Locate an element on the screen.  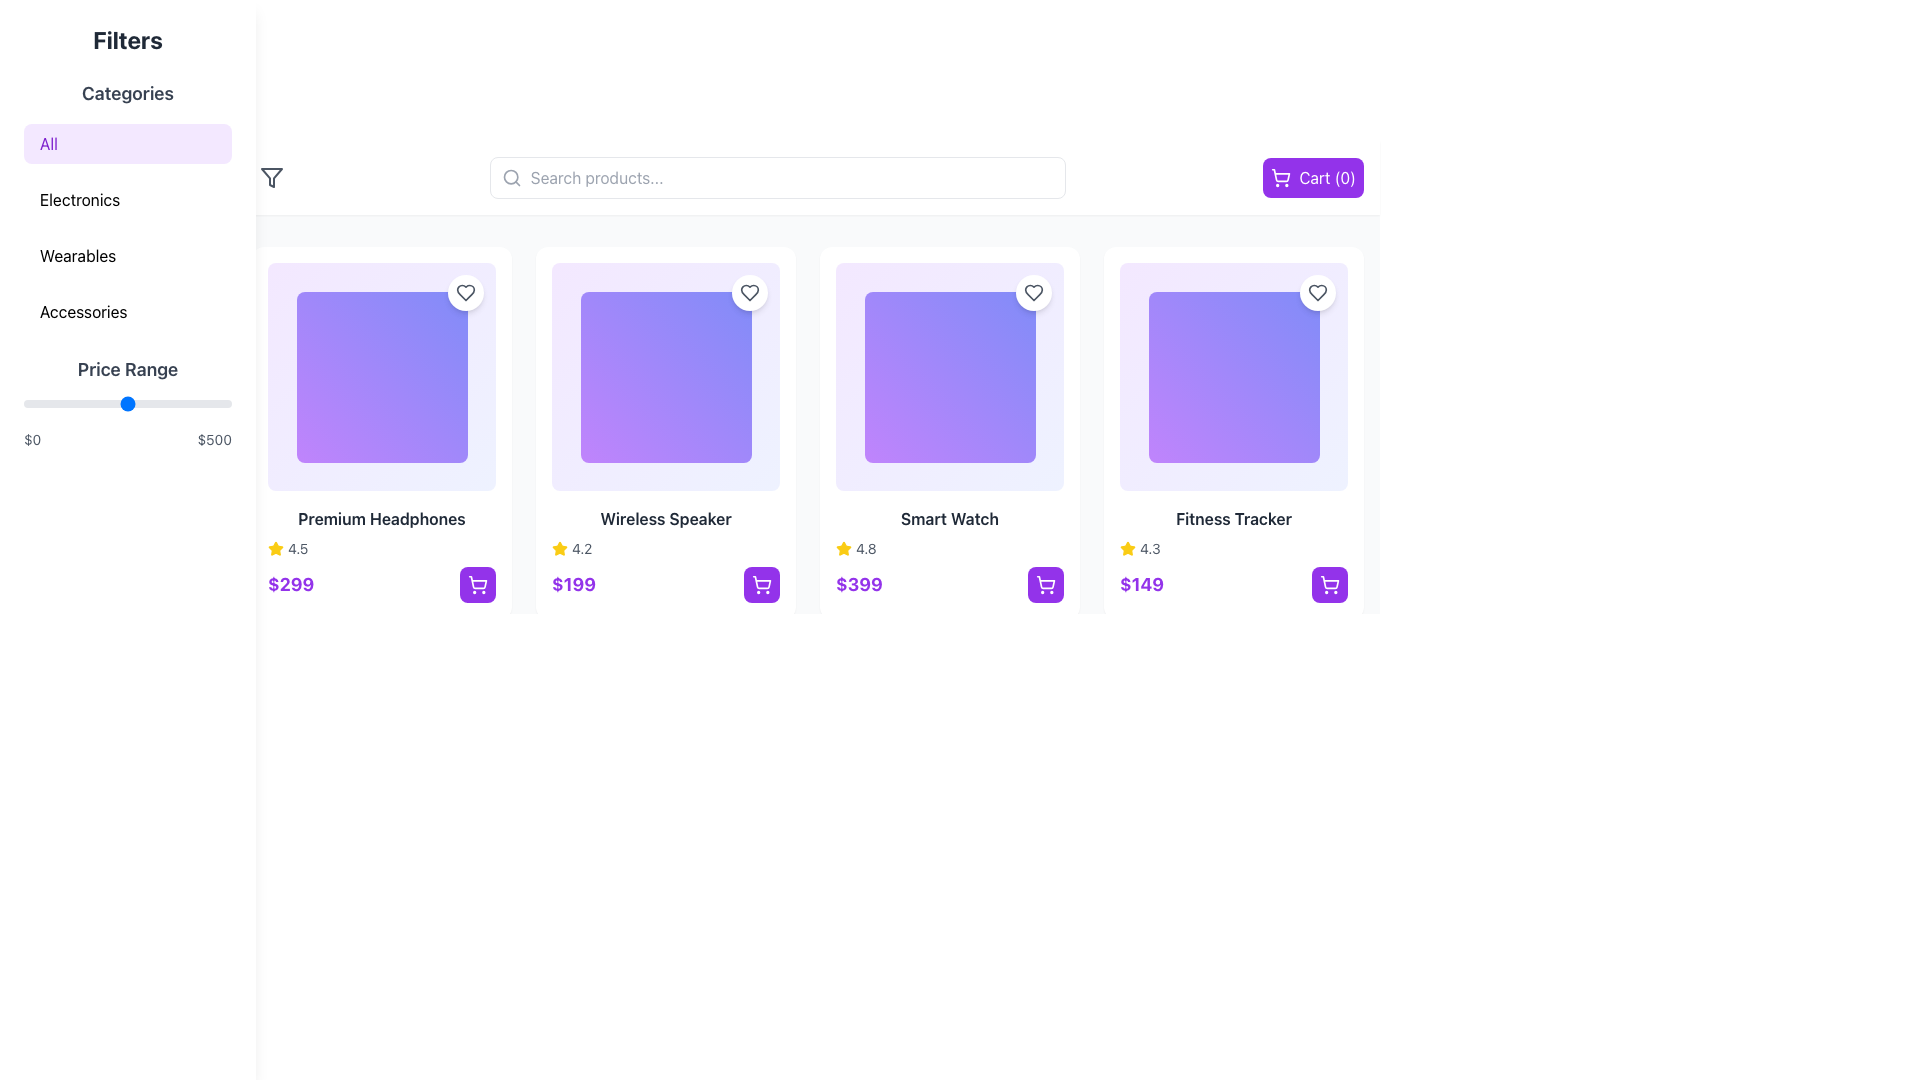
the star icon representing the product's rating of 4.8 located within the Smart Watch product card is located at coordinates (844, 548).